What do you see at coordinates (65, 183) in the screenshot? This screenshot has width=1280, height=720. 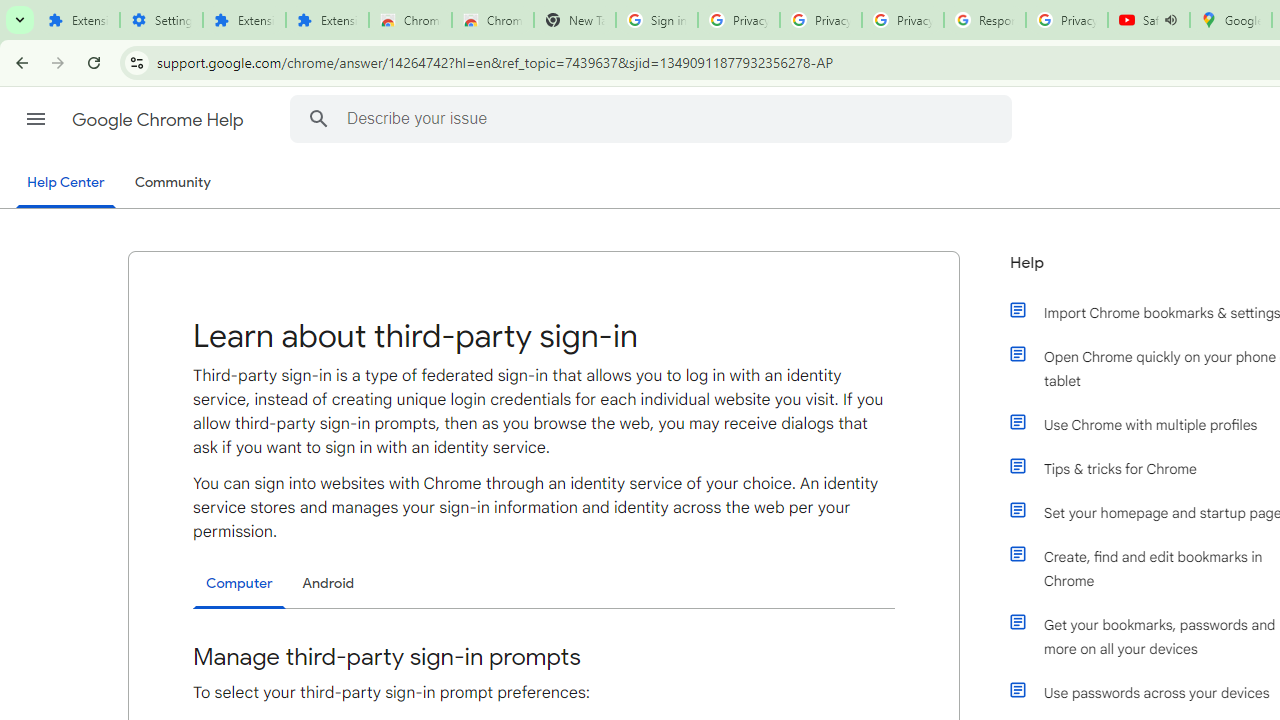 I see `'Help Center'` at bounding box center [65, 183].